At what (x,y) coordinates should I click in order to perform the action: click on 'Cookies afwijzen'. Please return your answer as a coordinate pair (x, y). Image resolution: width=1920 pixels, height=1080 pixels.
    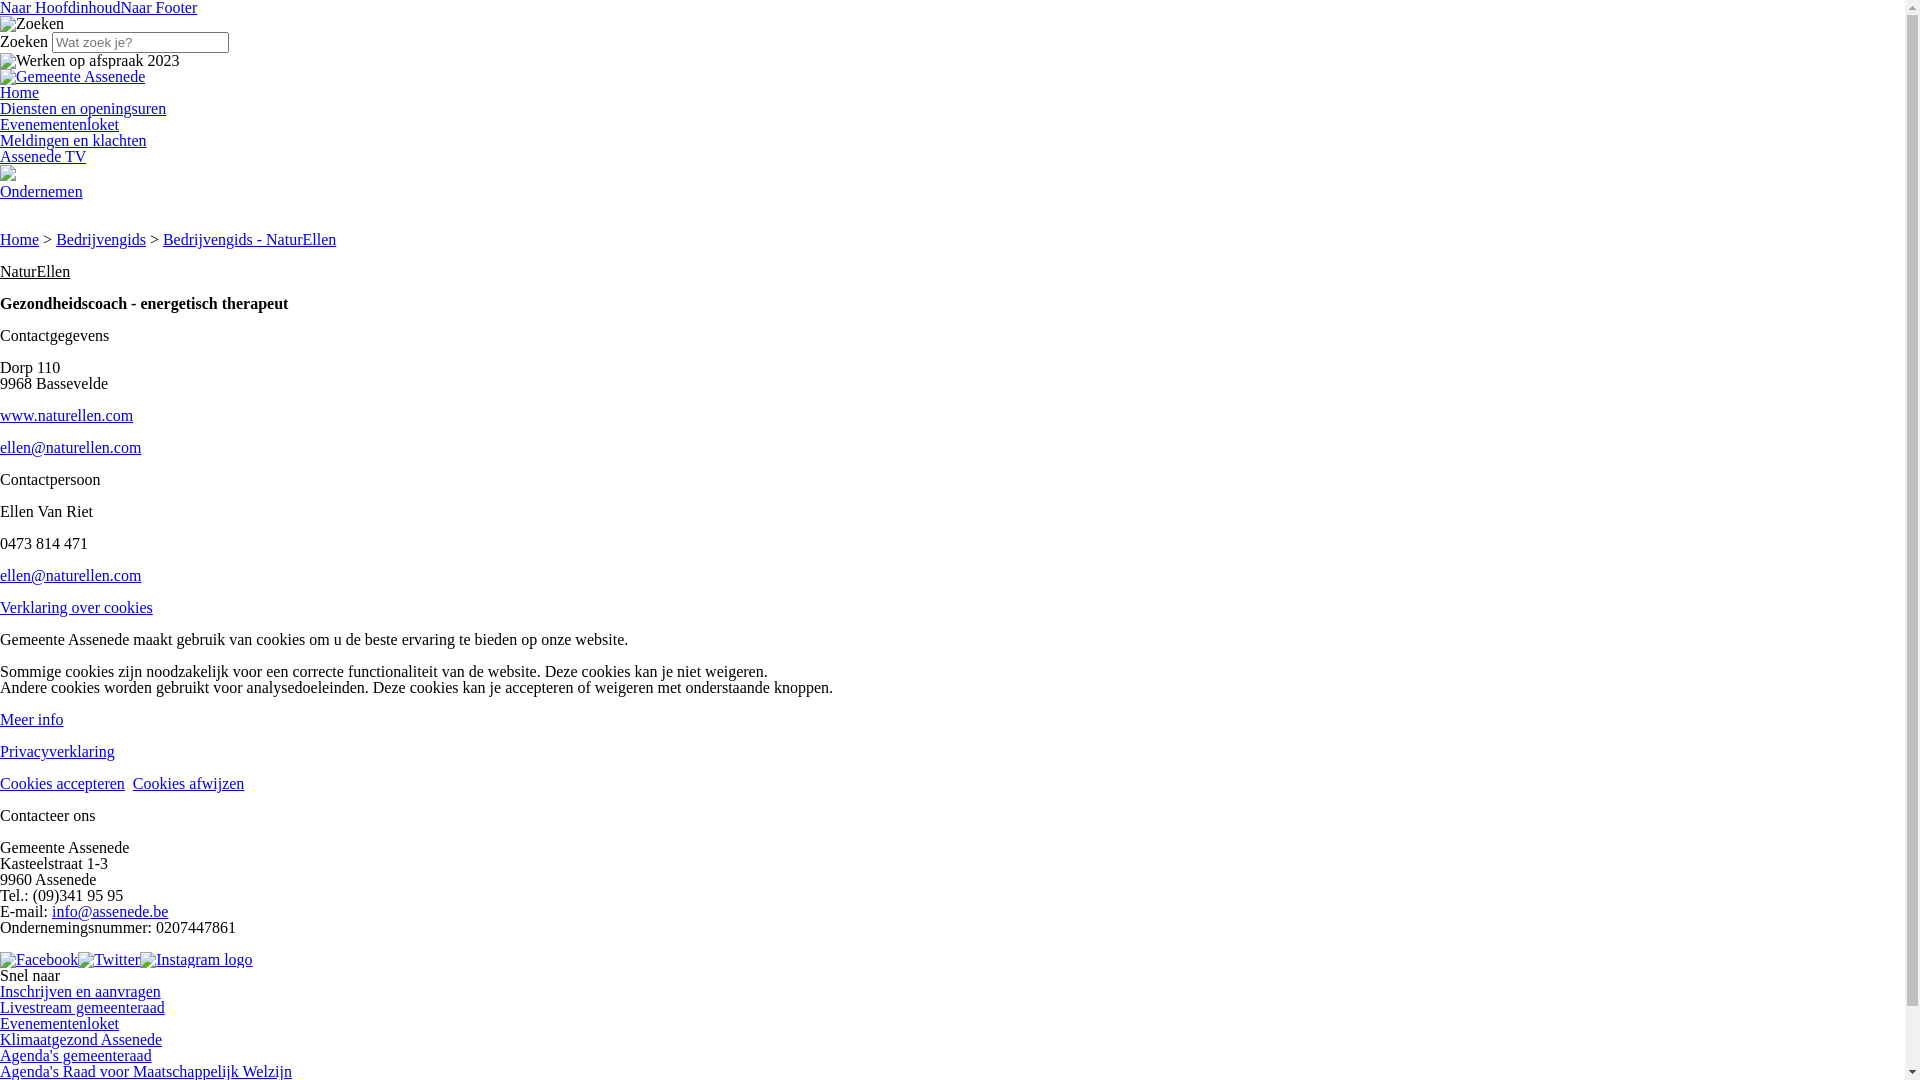
    Looking at the image, I should click on (132, 782).